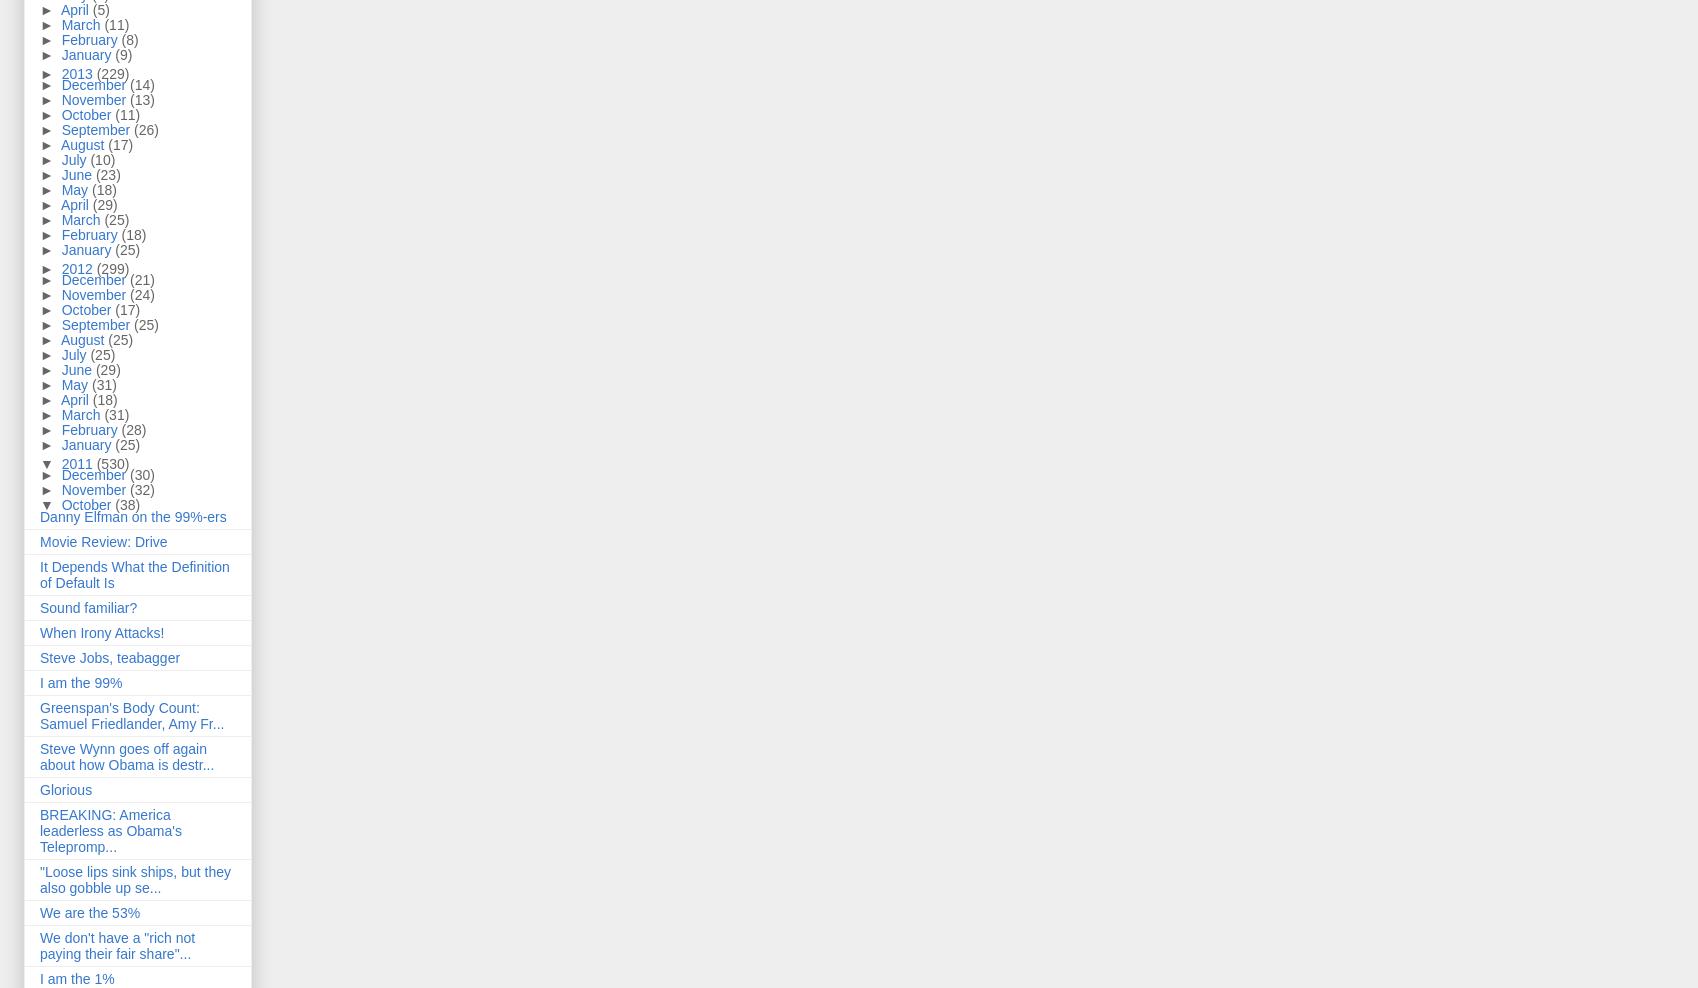  I want to click on 'BREAKING:  America leaderless as Obama's Telepromp...', so click(109, 830).